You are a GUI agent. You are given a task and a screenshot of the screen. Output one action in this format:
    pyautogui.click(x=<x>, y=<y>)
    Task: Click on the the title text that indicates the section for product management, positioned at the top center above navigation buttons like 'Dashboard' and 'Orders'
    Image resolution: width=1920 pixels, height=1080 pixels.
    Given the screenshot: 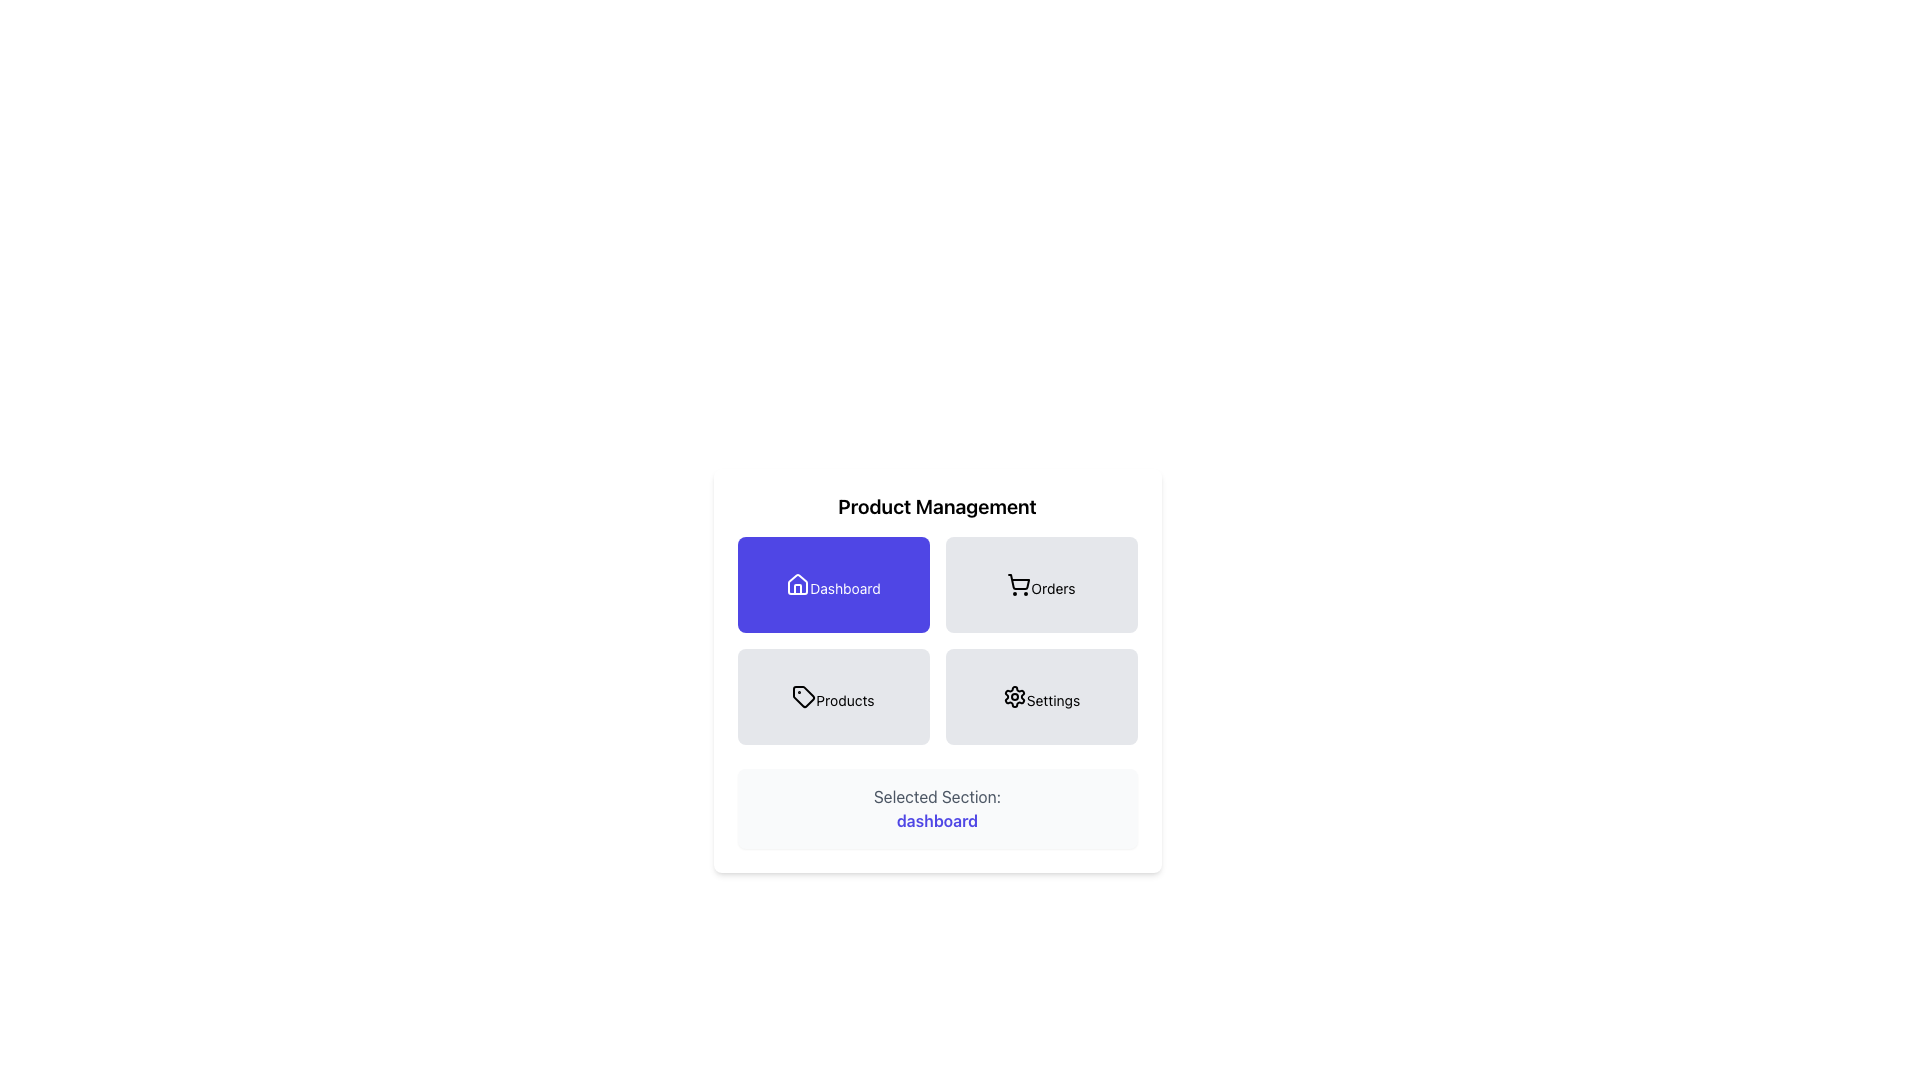 What is the action you would take?
    pyautogui.click(x=936, y=505)
    